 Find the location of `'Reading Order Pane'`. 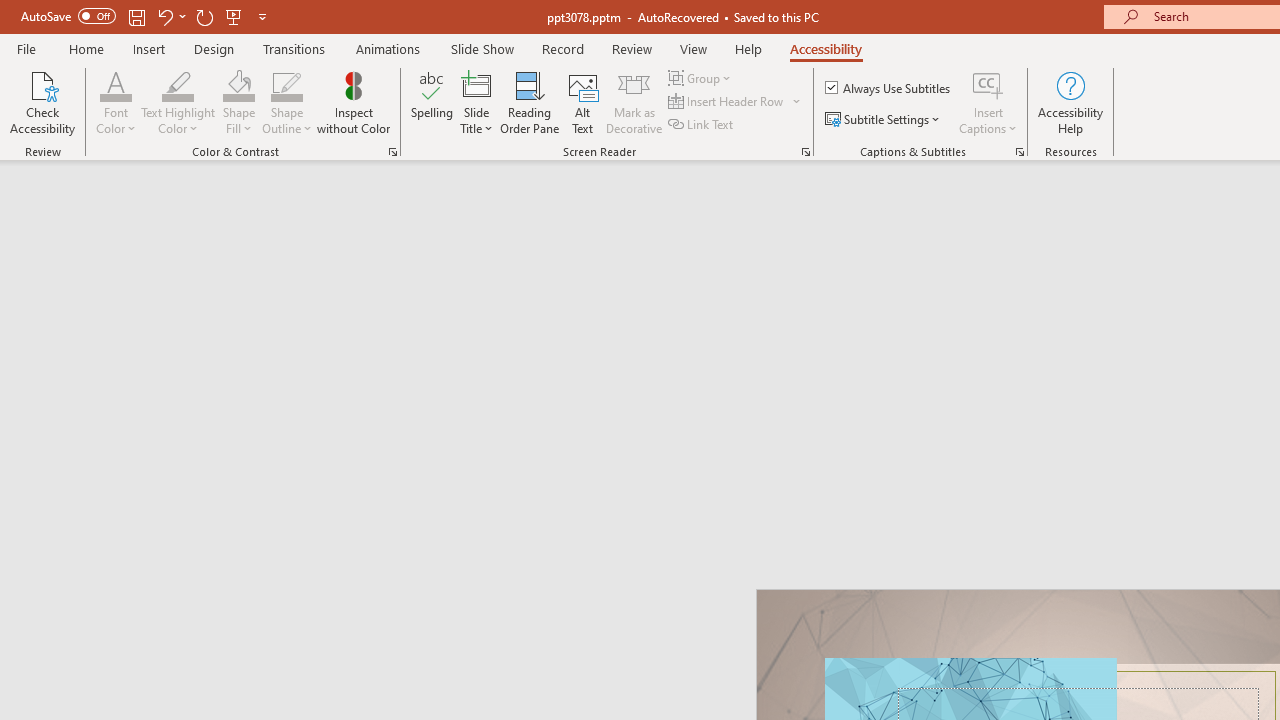

'Reading Order Pane' is located at coordinates (529, 103).